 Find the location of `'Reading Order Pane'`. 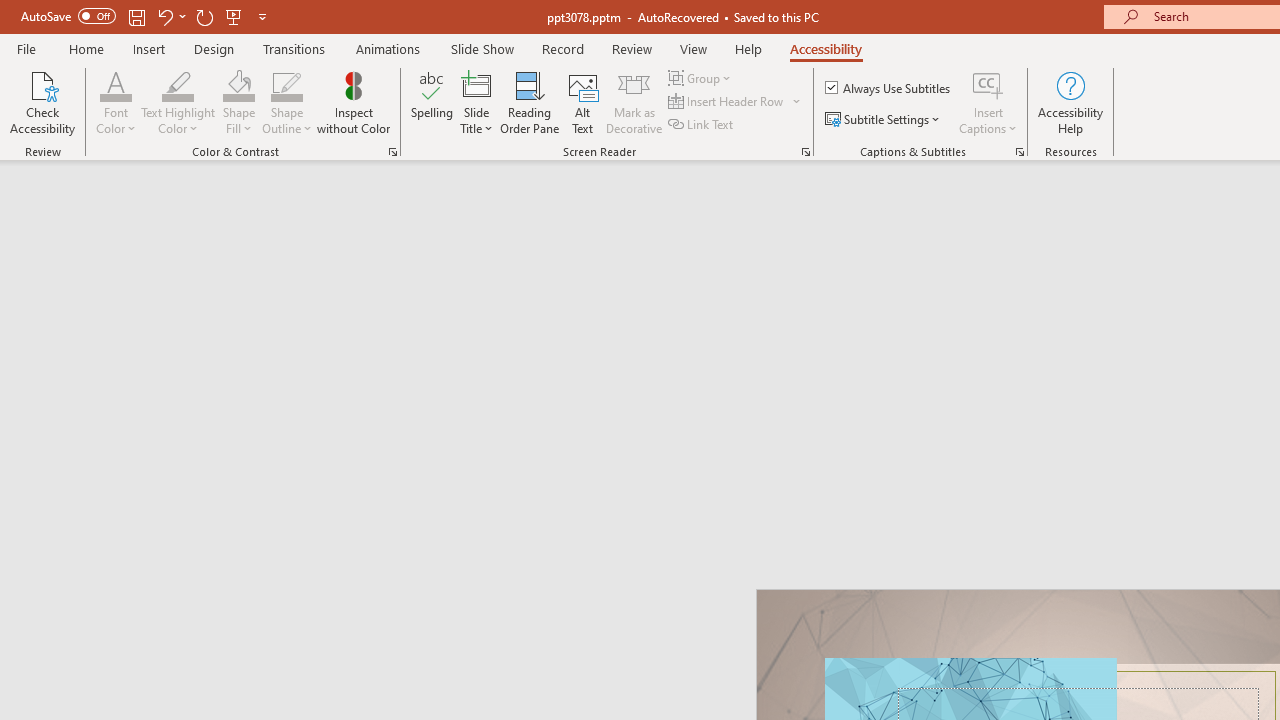

'Reading Order Pane' is located at coordinates (529, 103).